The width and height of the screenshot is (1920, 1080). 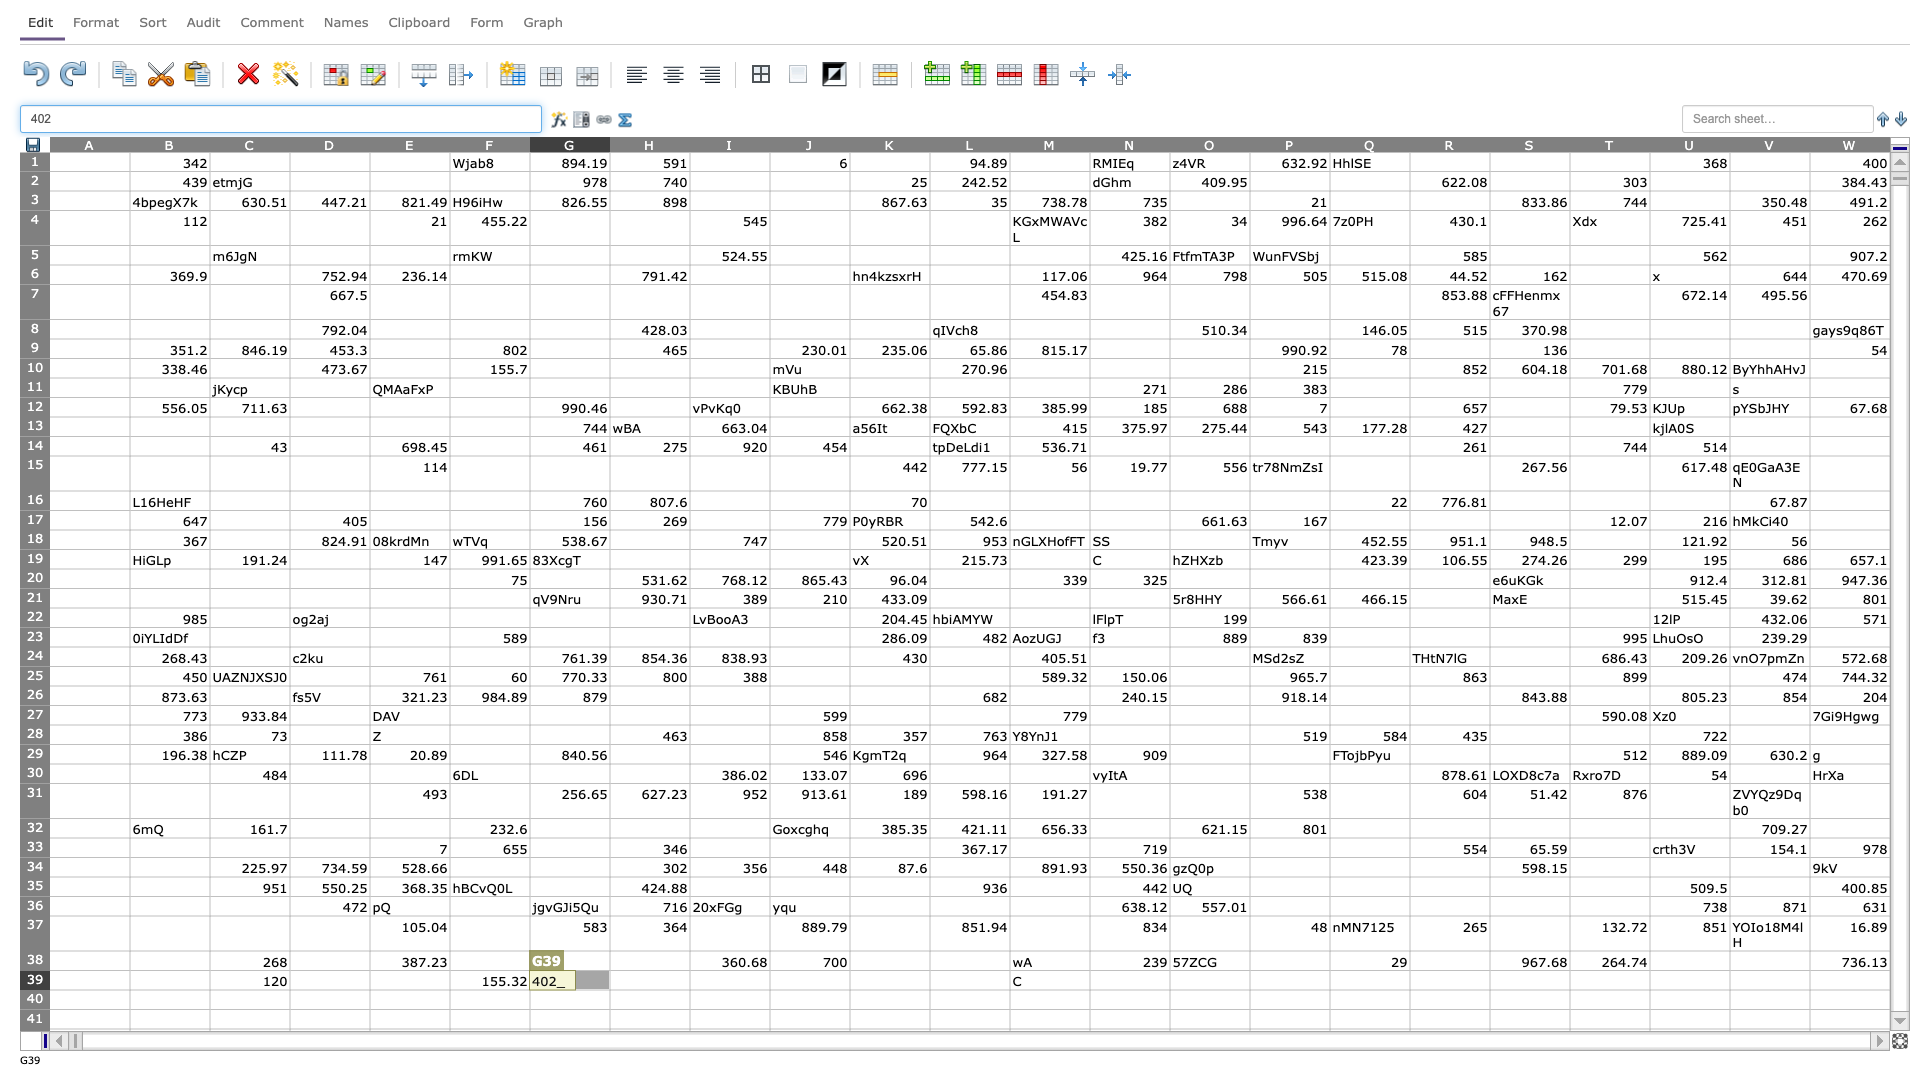 I want to click on Left side boundary of H39, so click(x=608, y=979).